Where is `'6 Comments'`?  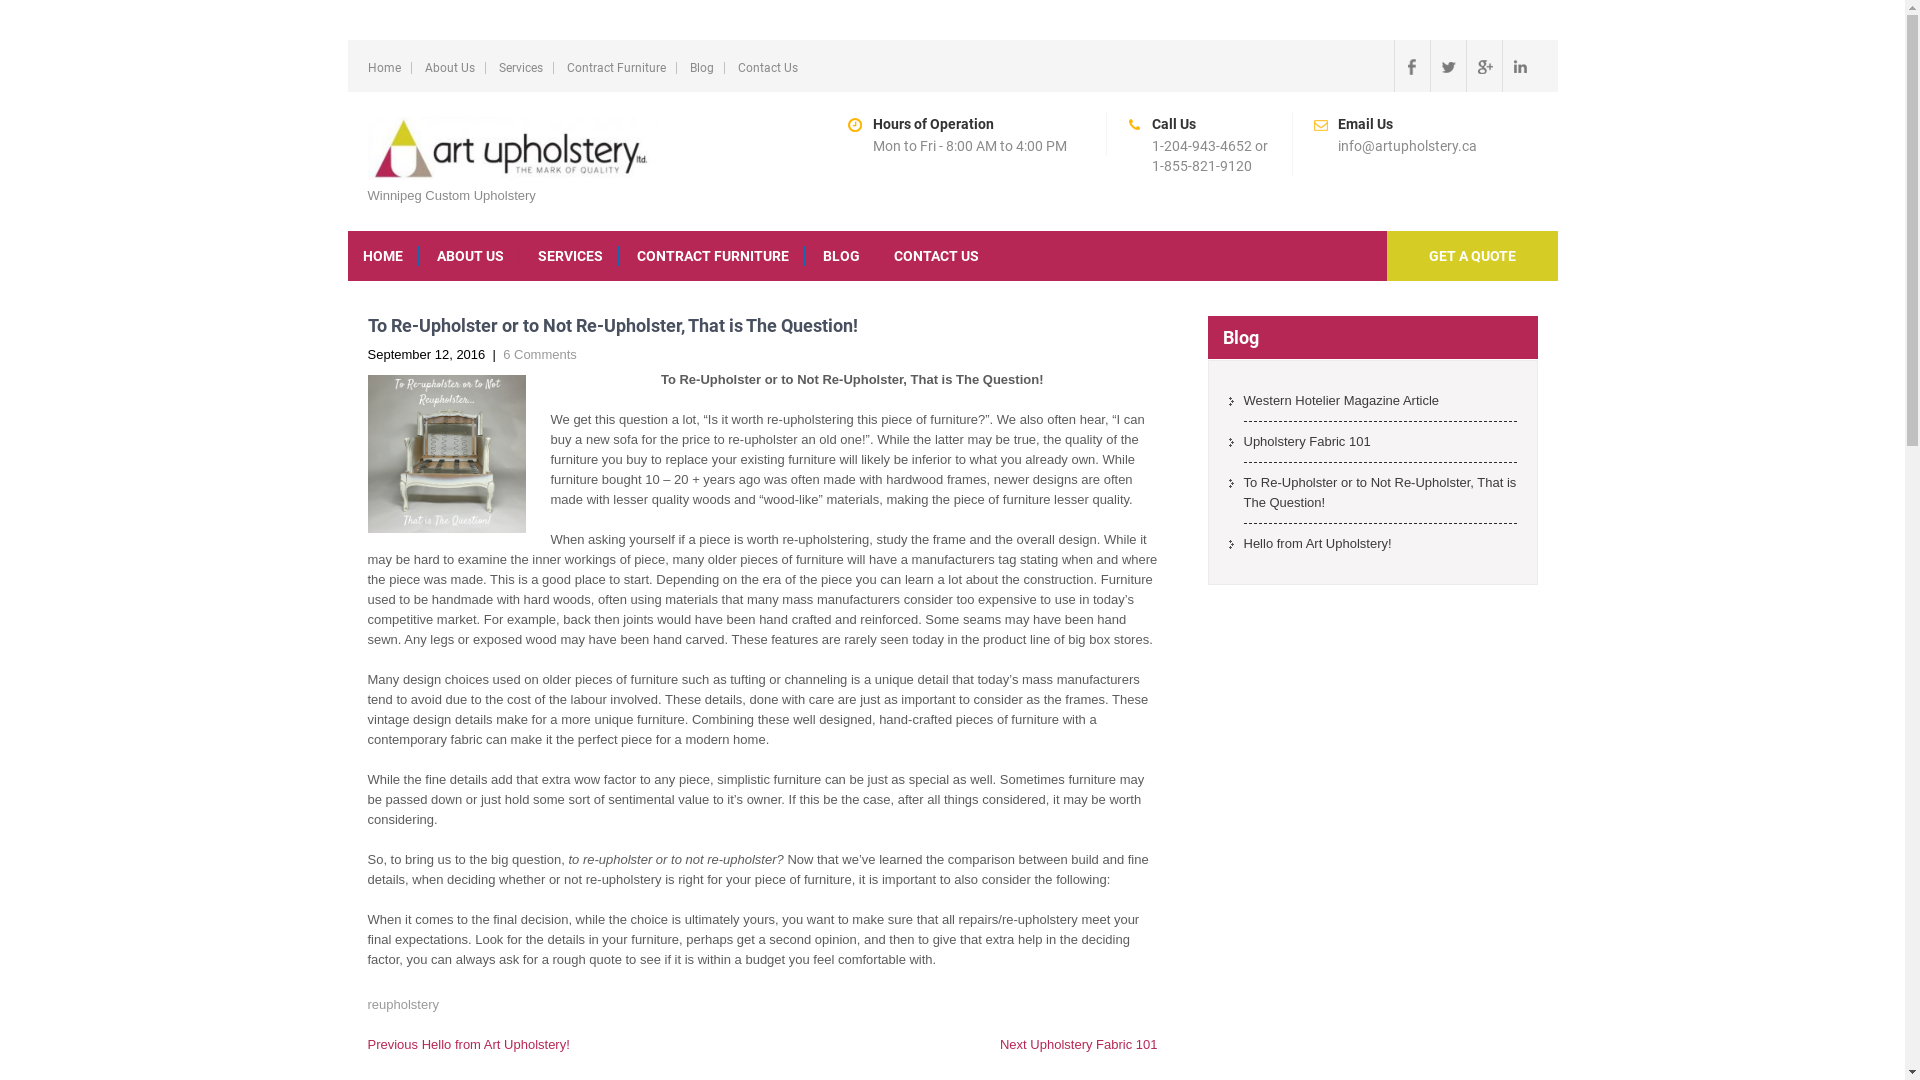
'6 Comments' is located at coordinates (539, 353).